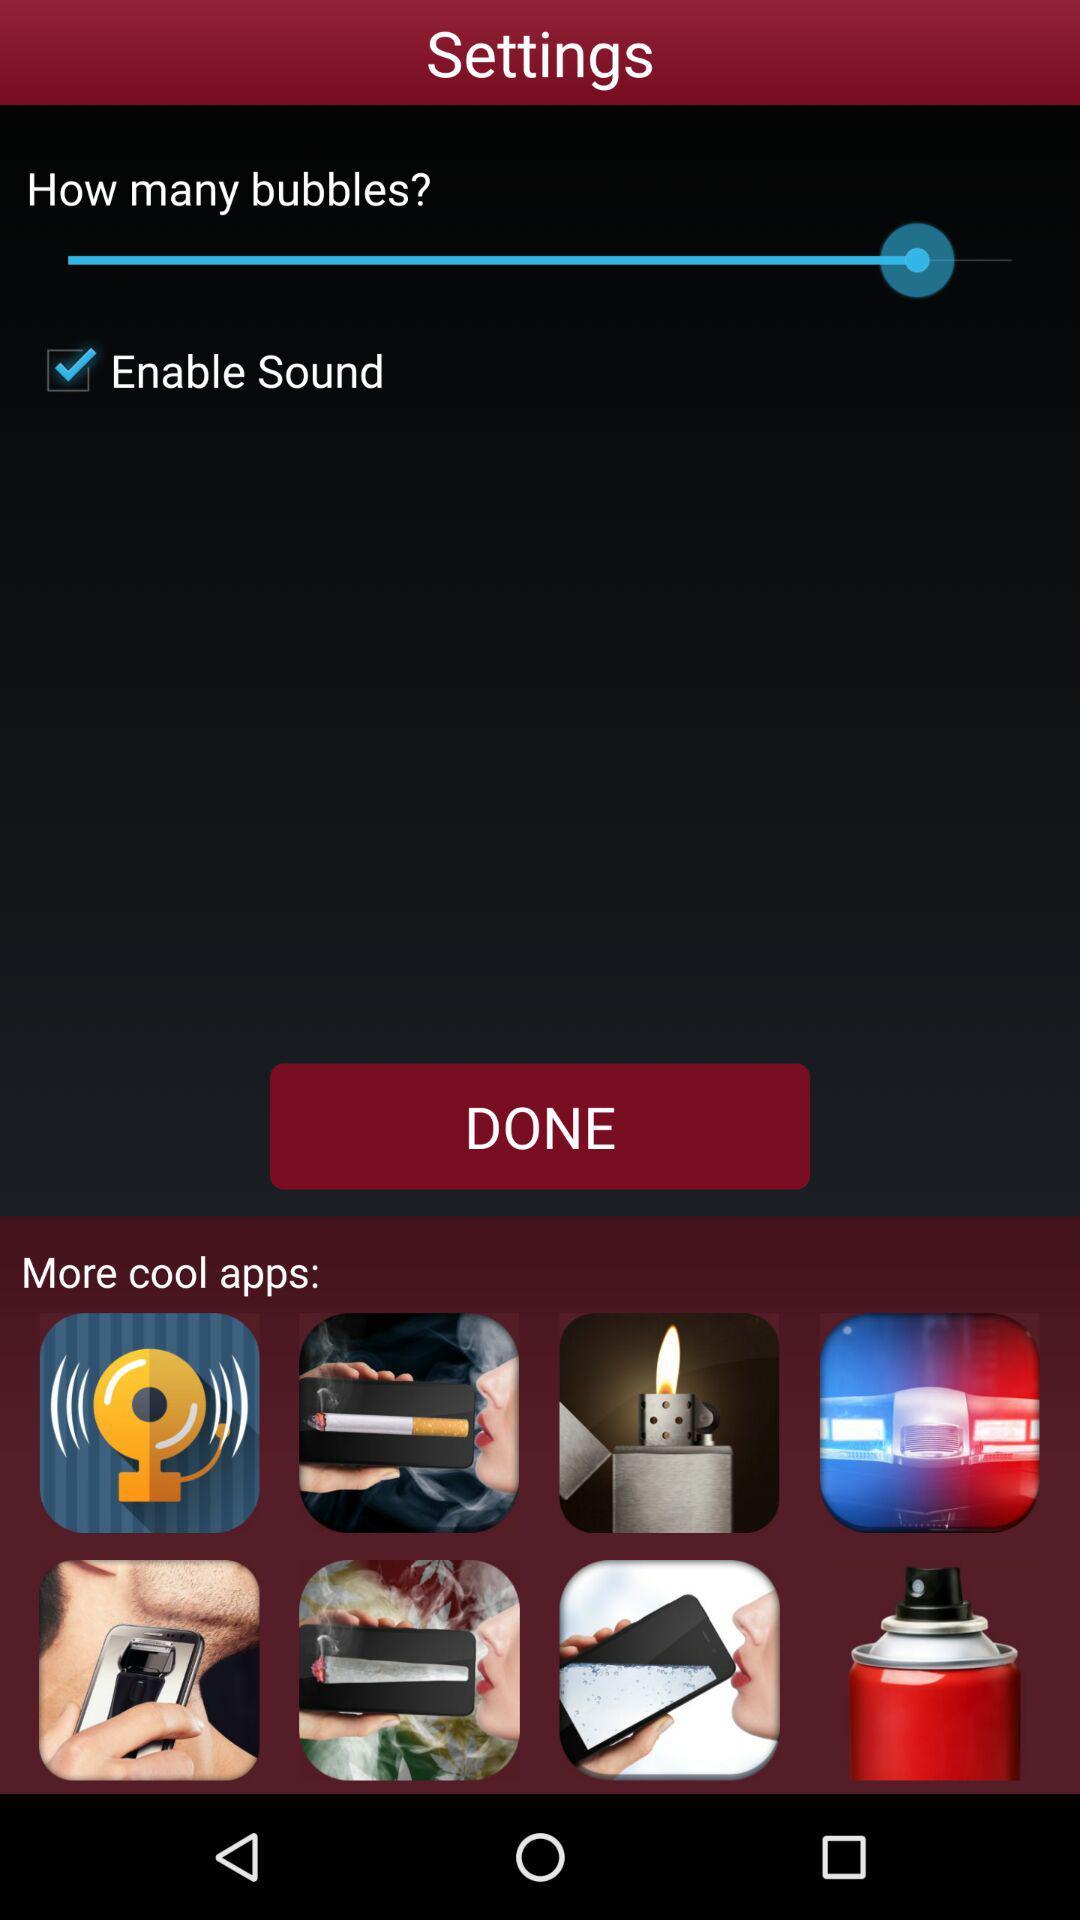 The height and width of the screenshot is (1920, 1080). Describe the element at coordinates (205, 370) in the screenshot. I see `enable sound icon` at that location.